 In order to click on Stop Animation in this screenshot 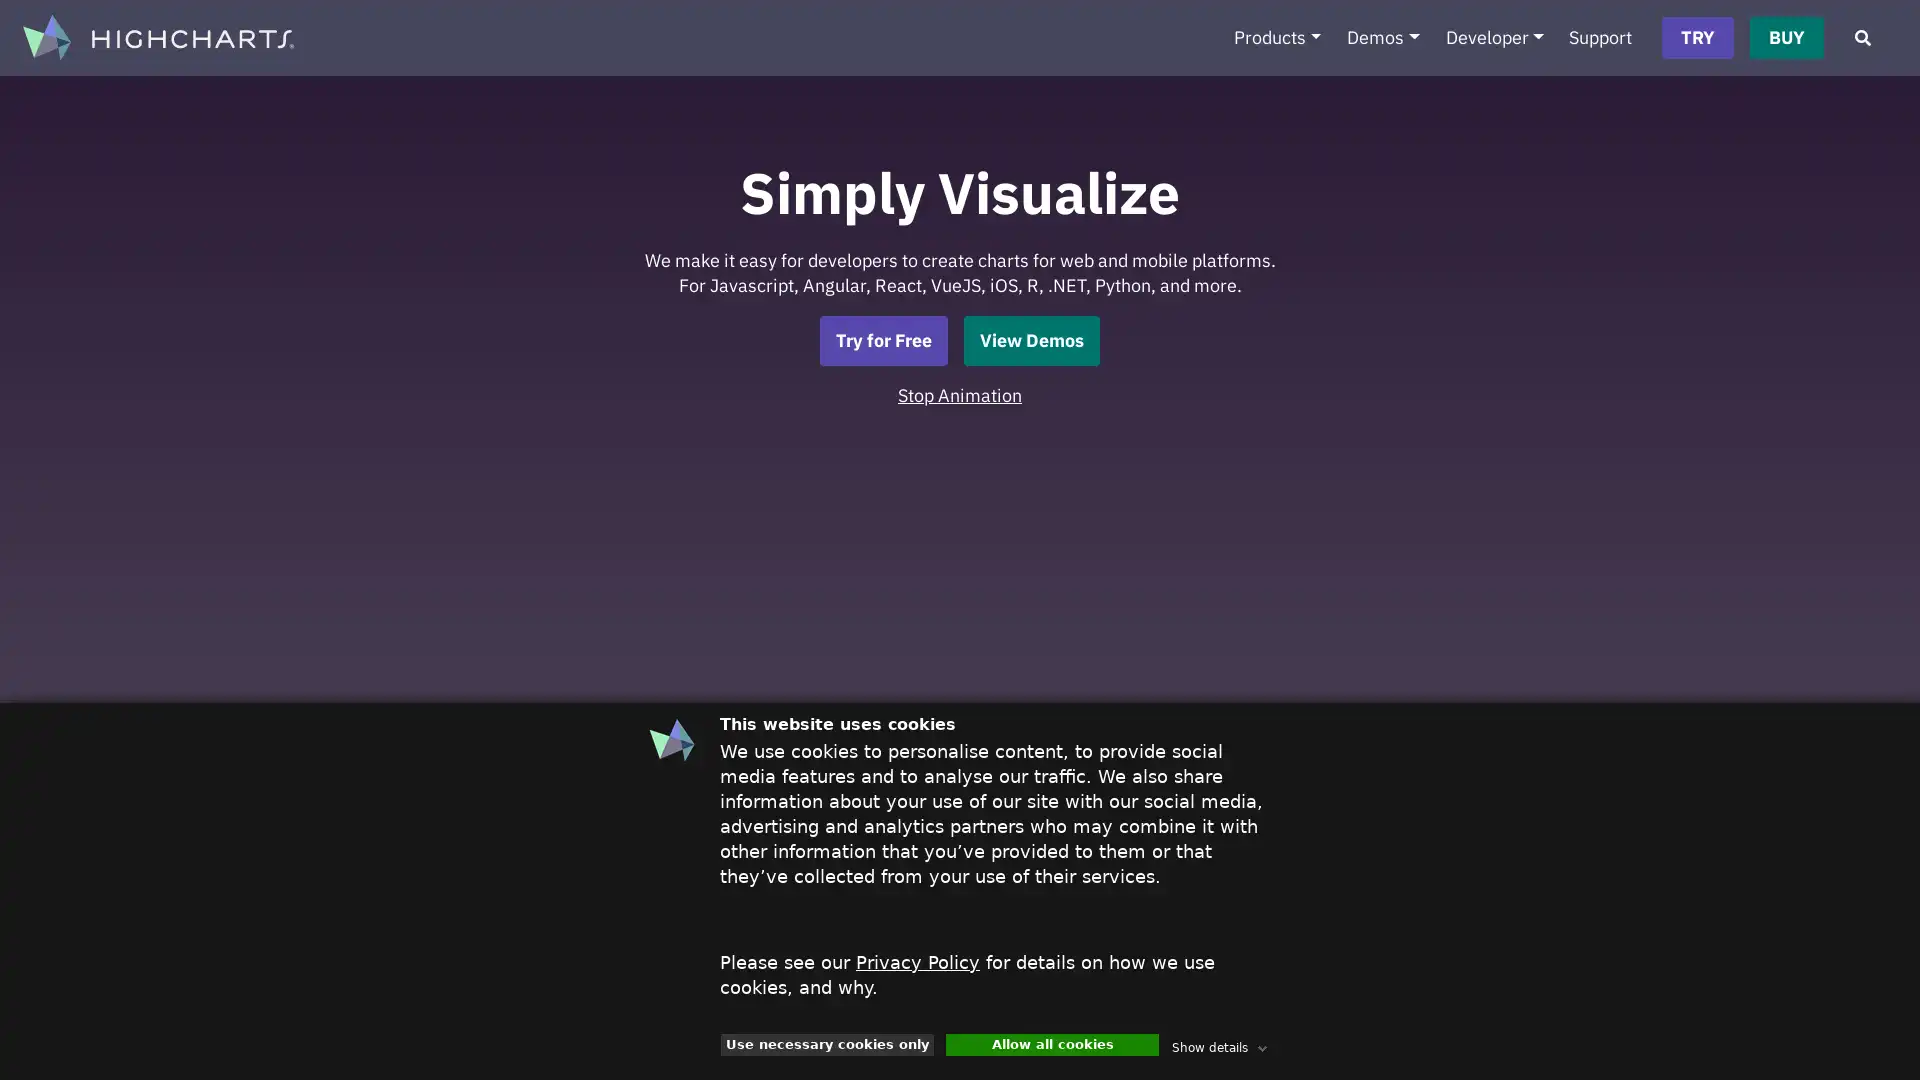, I will do `click(960, 394)`.